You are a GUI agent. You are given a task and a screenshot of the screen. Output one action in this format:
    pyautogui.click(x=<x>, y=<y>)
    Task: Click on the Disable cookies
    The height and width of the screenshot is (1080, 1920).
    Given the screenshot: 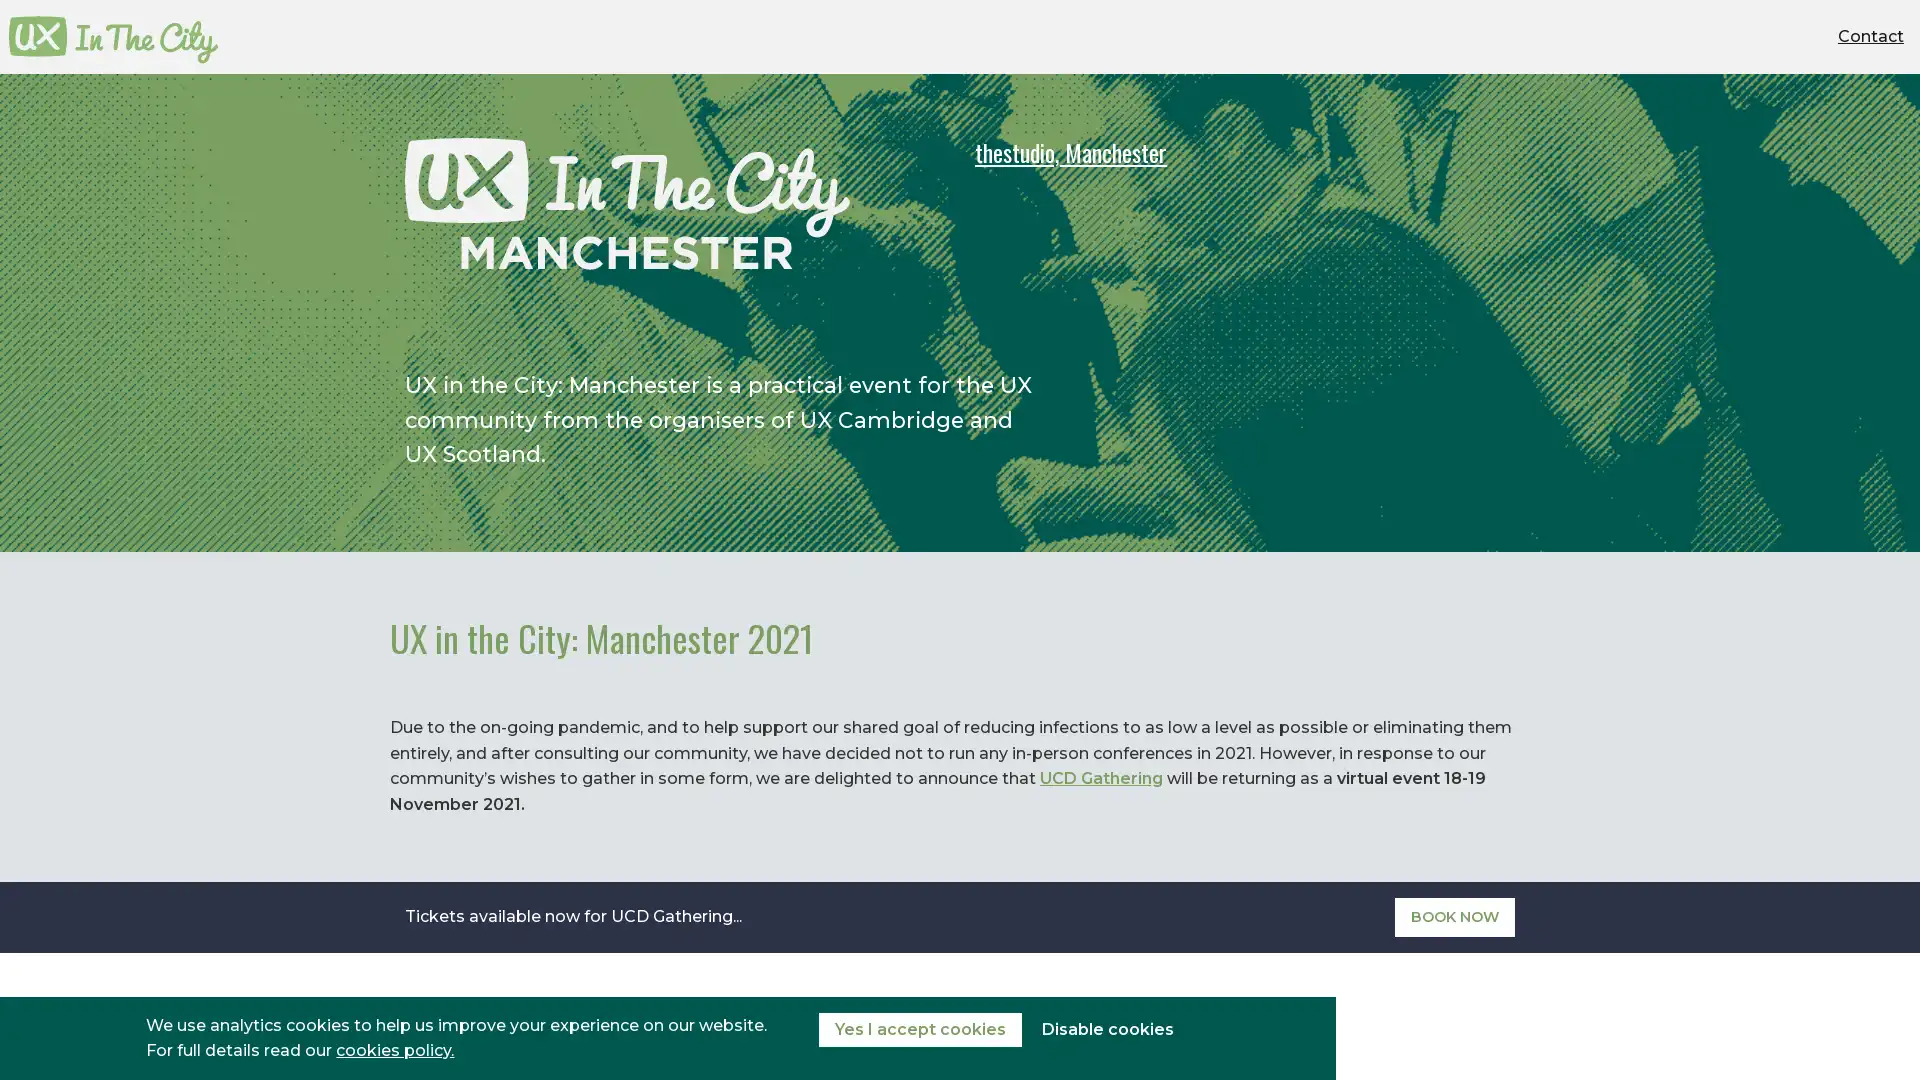 What is the action you would take?
    pyautogui.click(x=1106, y=1029)
    